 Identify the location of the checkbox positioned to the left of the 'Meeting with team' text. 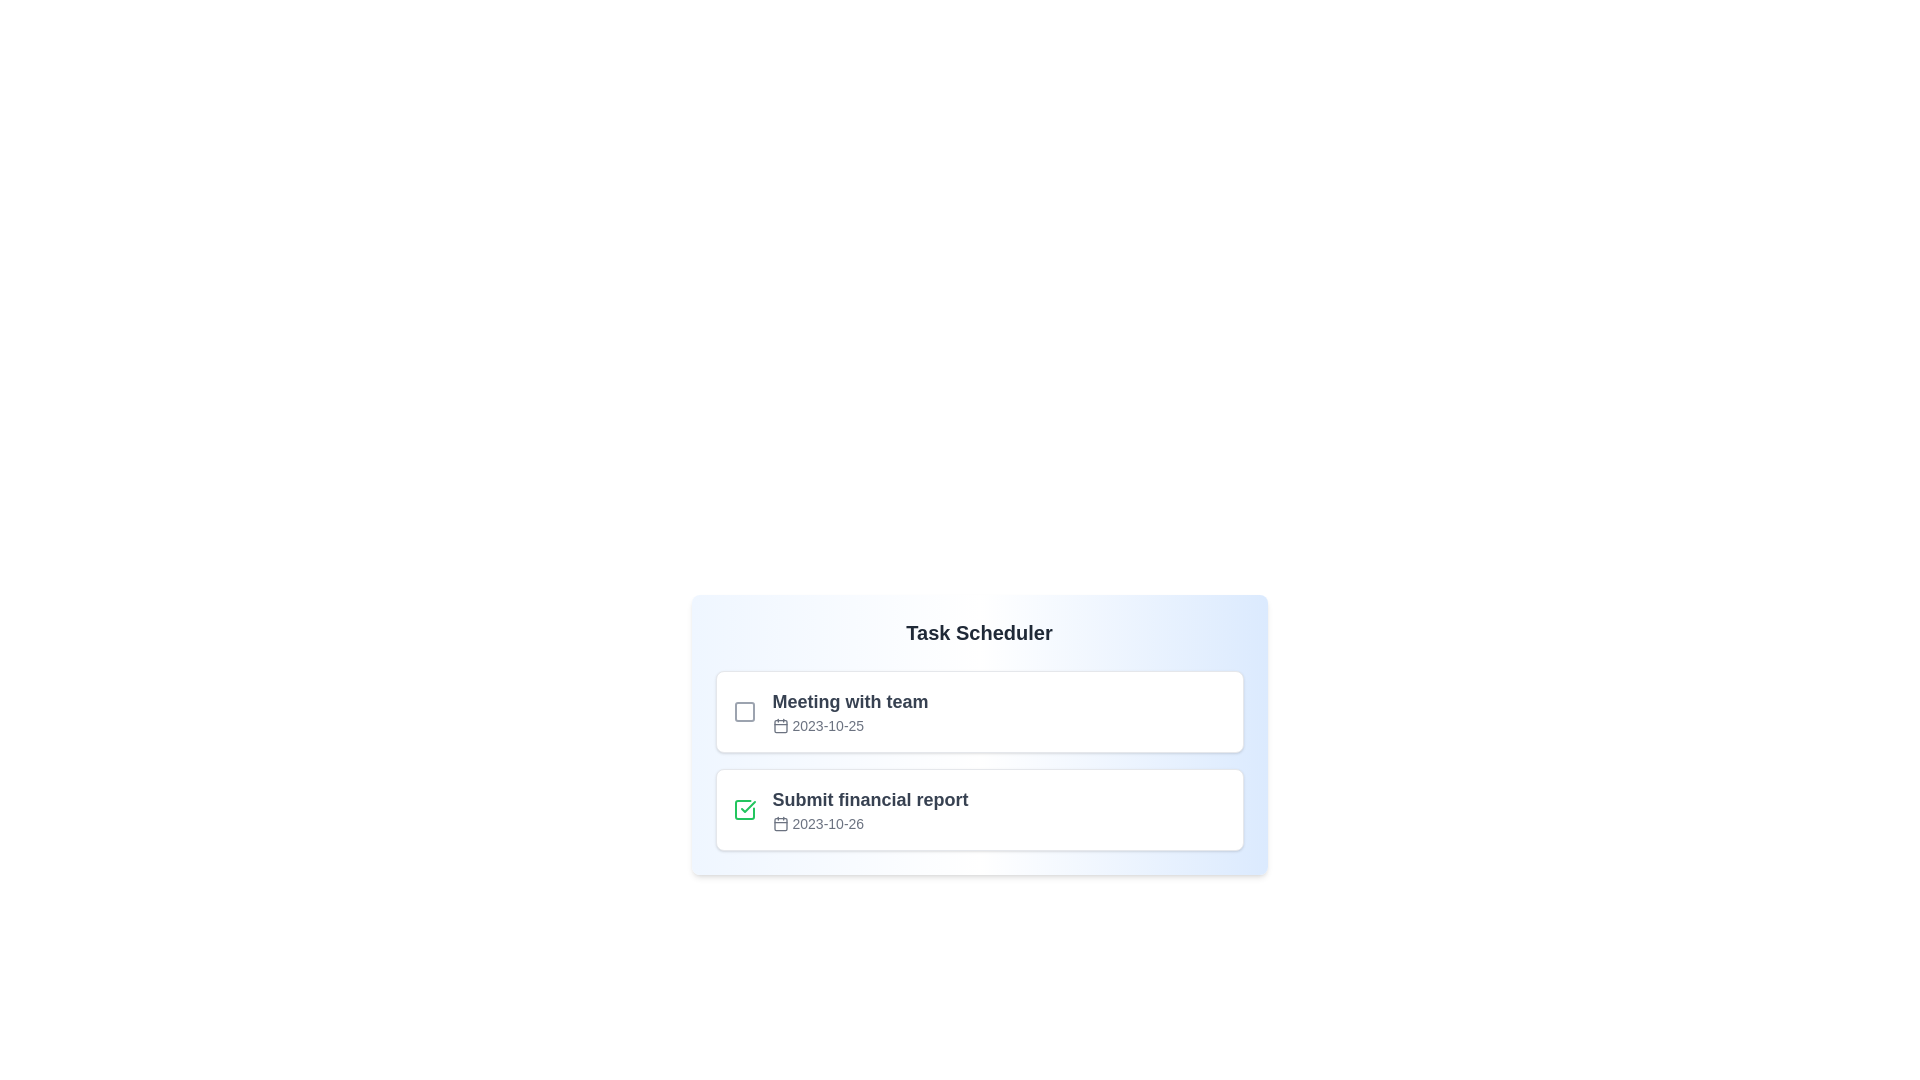
(743, 711).